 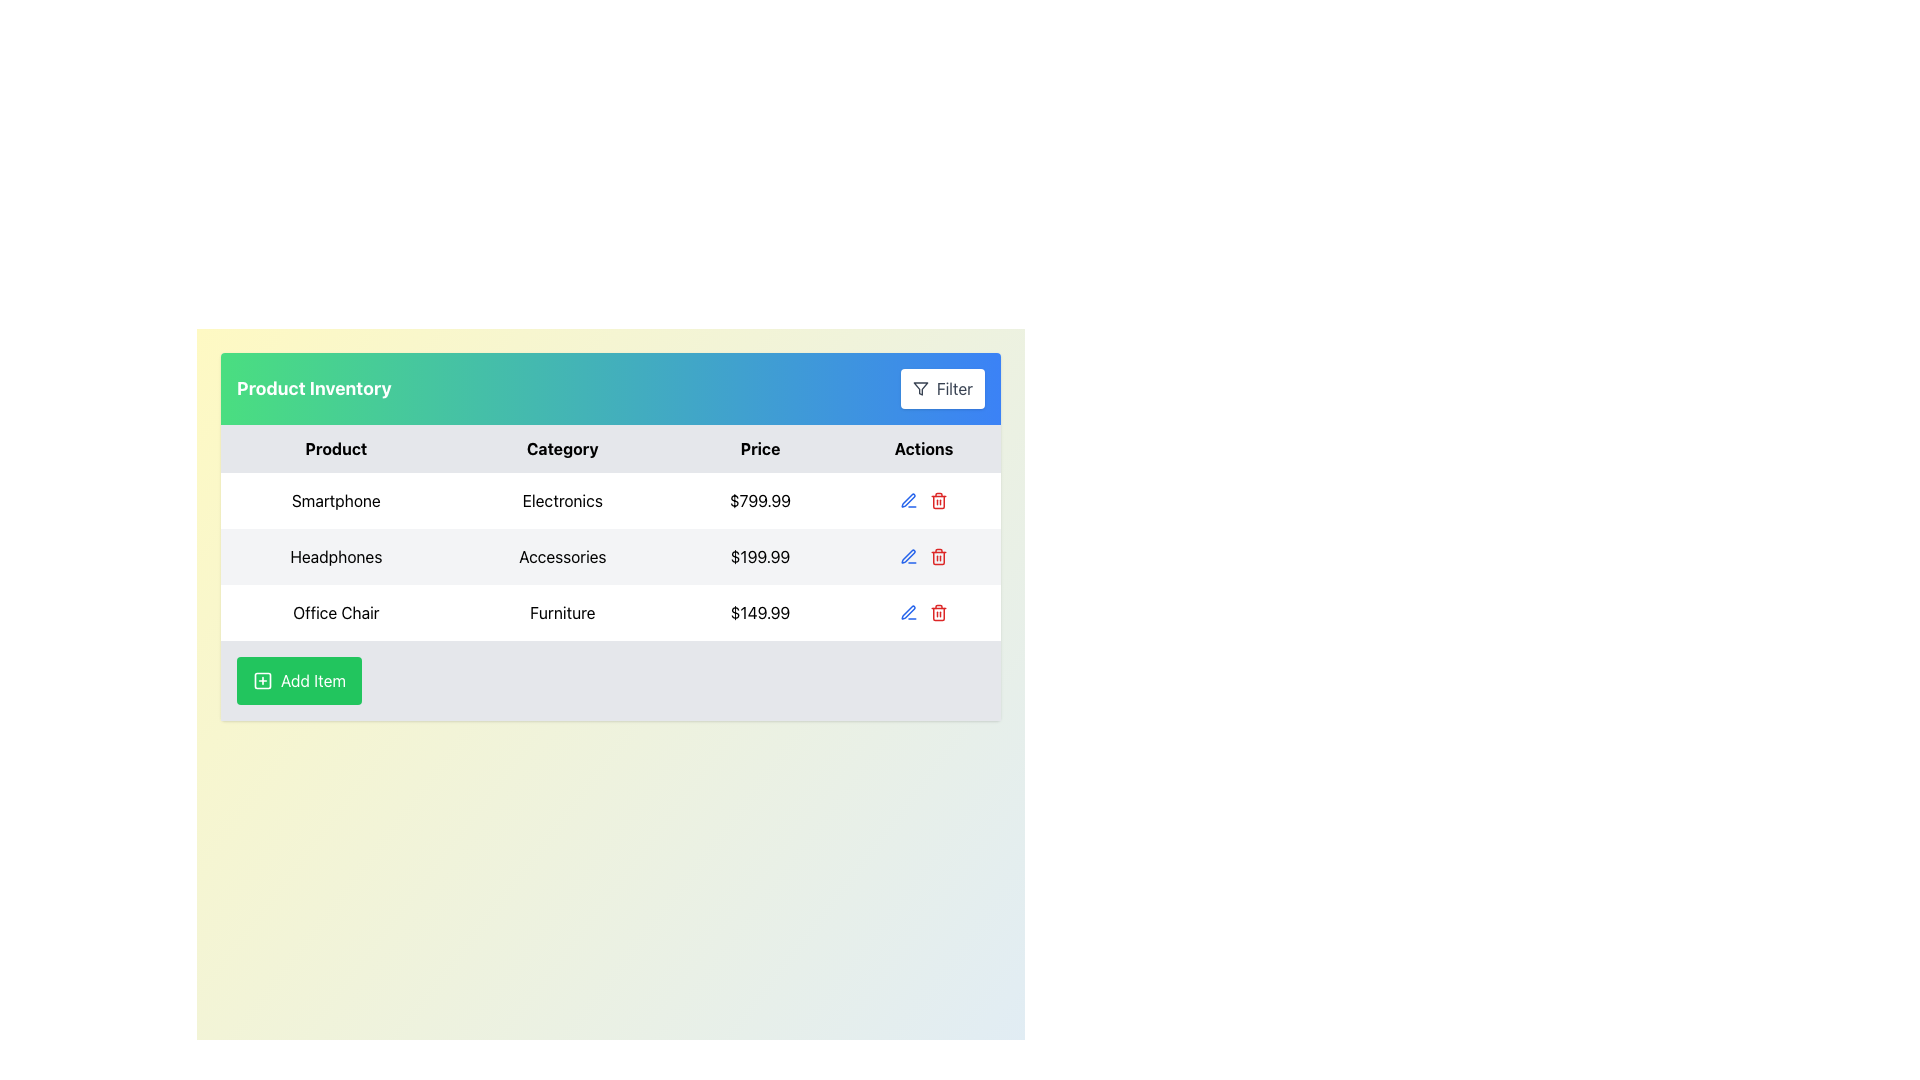 What do you see at coordinates (938, 556) in the screenshot?
I see `the red trash can icon button in the 'Actions' column of the second row in the 'Product Inventory' table` at bounding box center [938, 556].